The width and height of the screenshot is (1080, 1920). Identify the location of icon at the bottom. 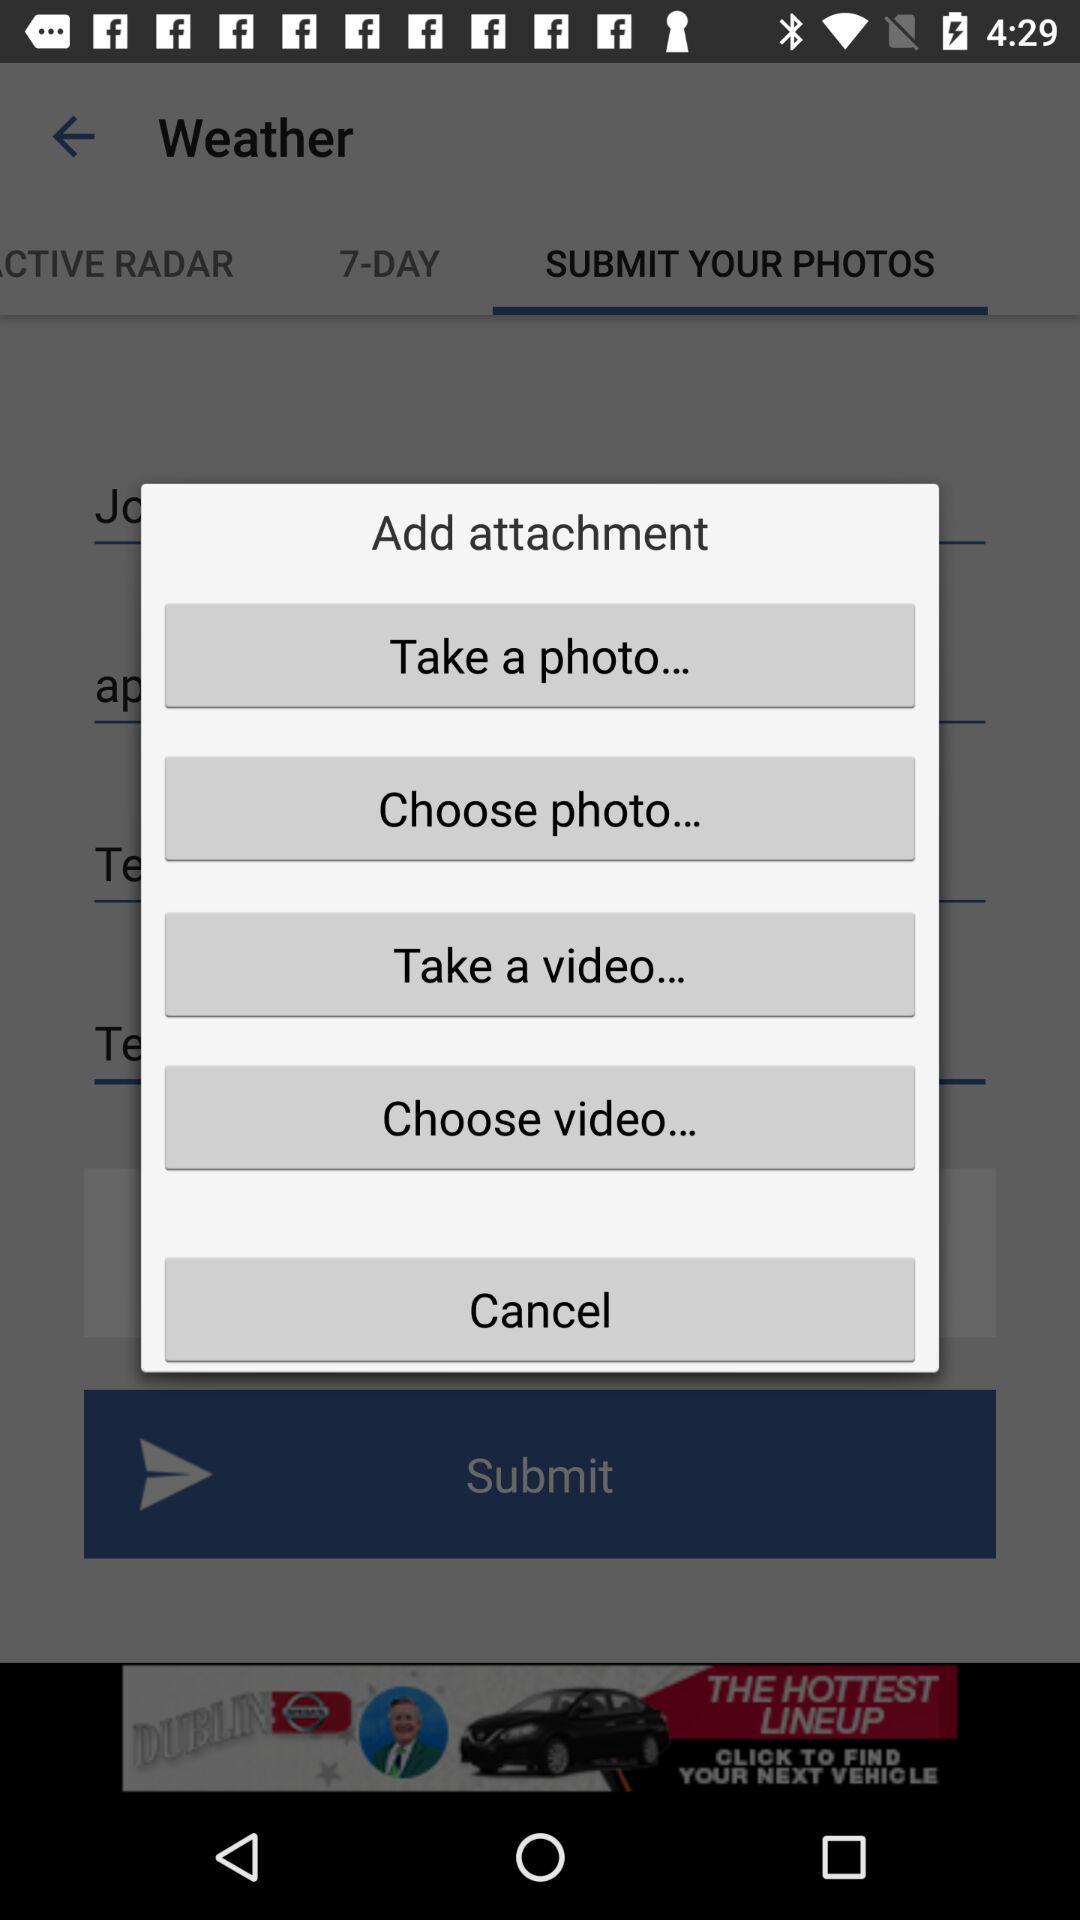
(540, 1309).